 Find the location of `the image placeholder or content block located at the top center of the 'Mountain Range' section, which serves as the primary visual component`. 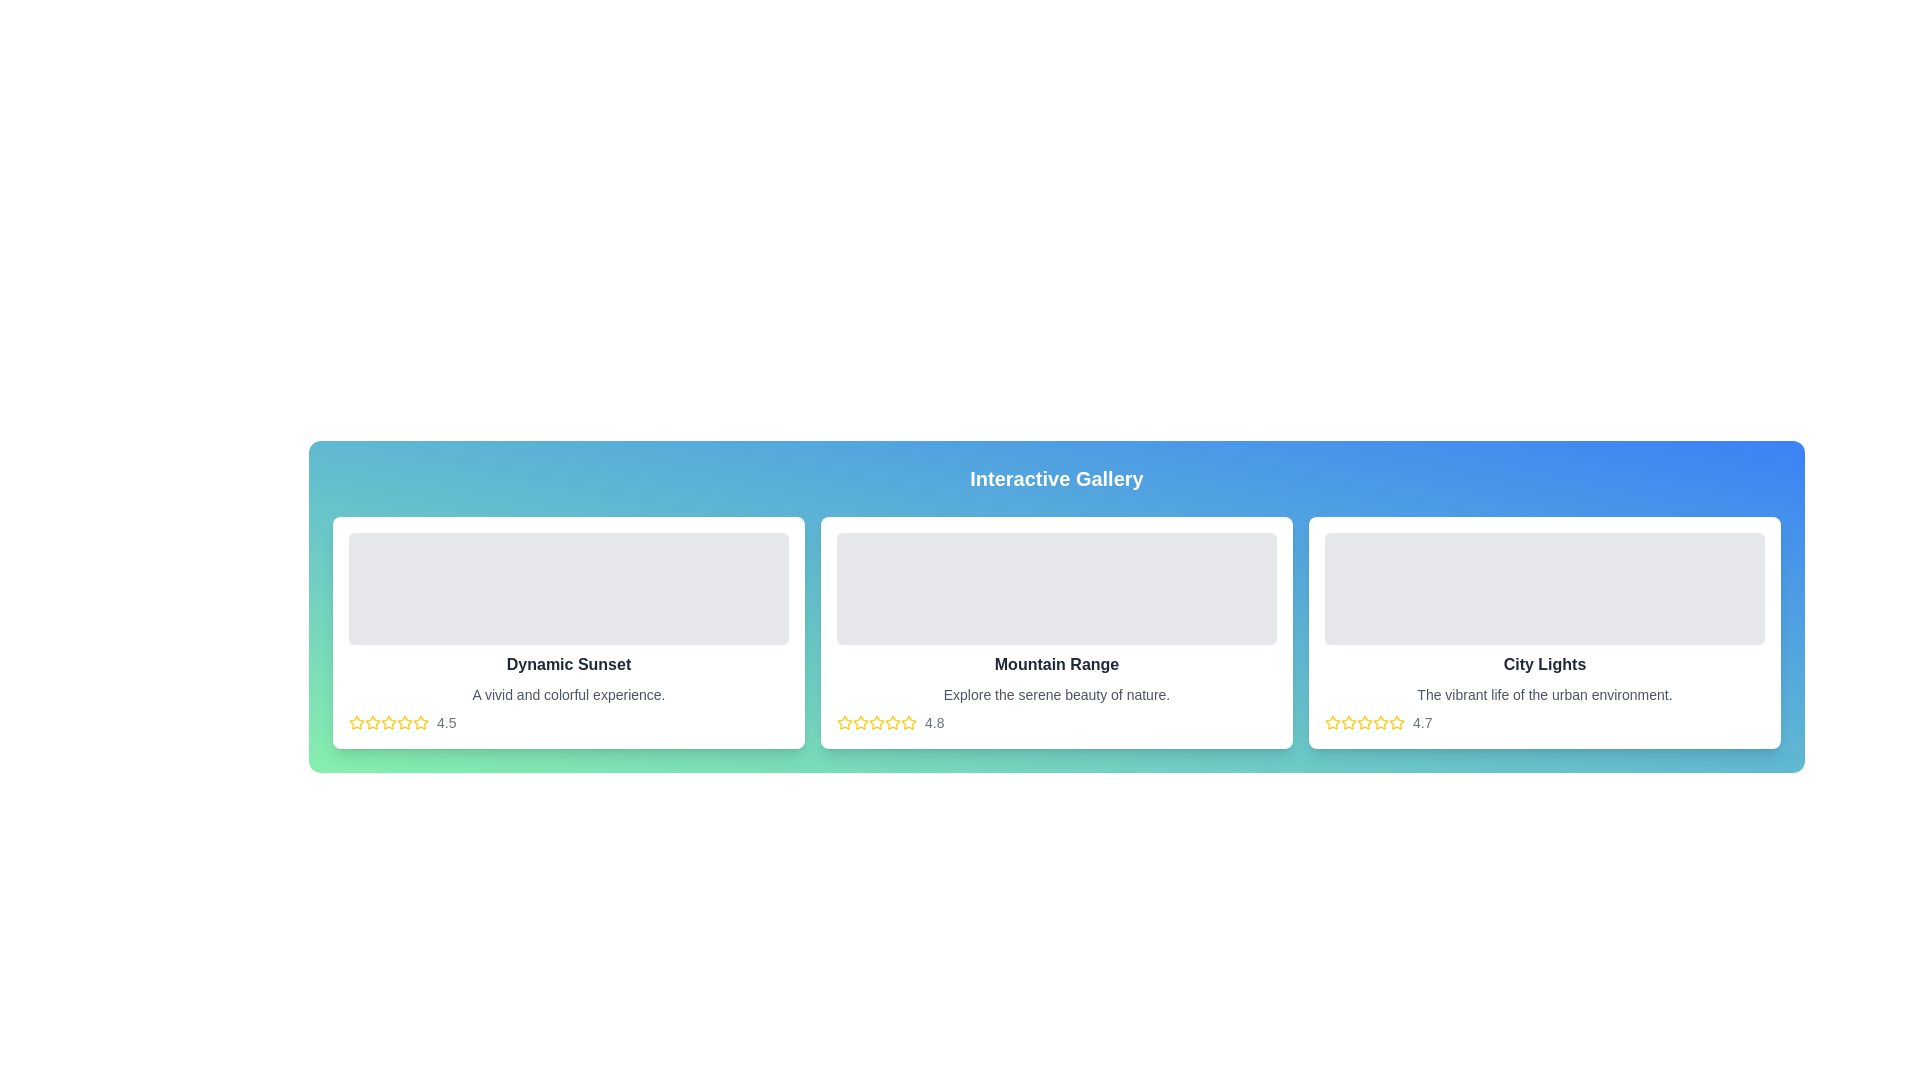

the image placeholder or content block located at the top center of the 'Mountain Range' section, which serves as the primary visual component is located at coordinates (1055, 588).